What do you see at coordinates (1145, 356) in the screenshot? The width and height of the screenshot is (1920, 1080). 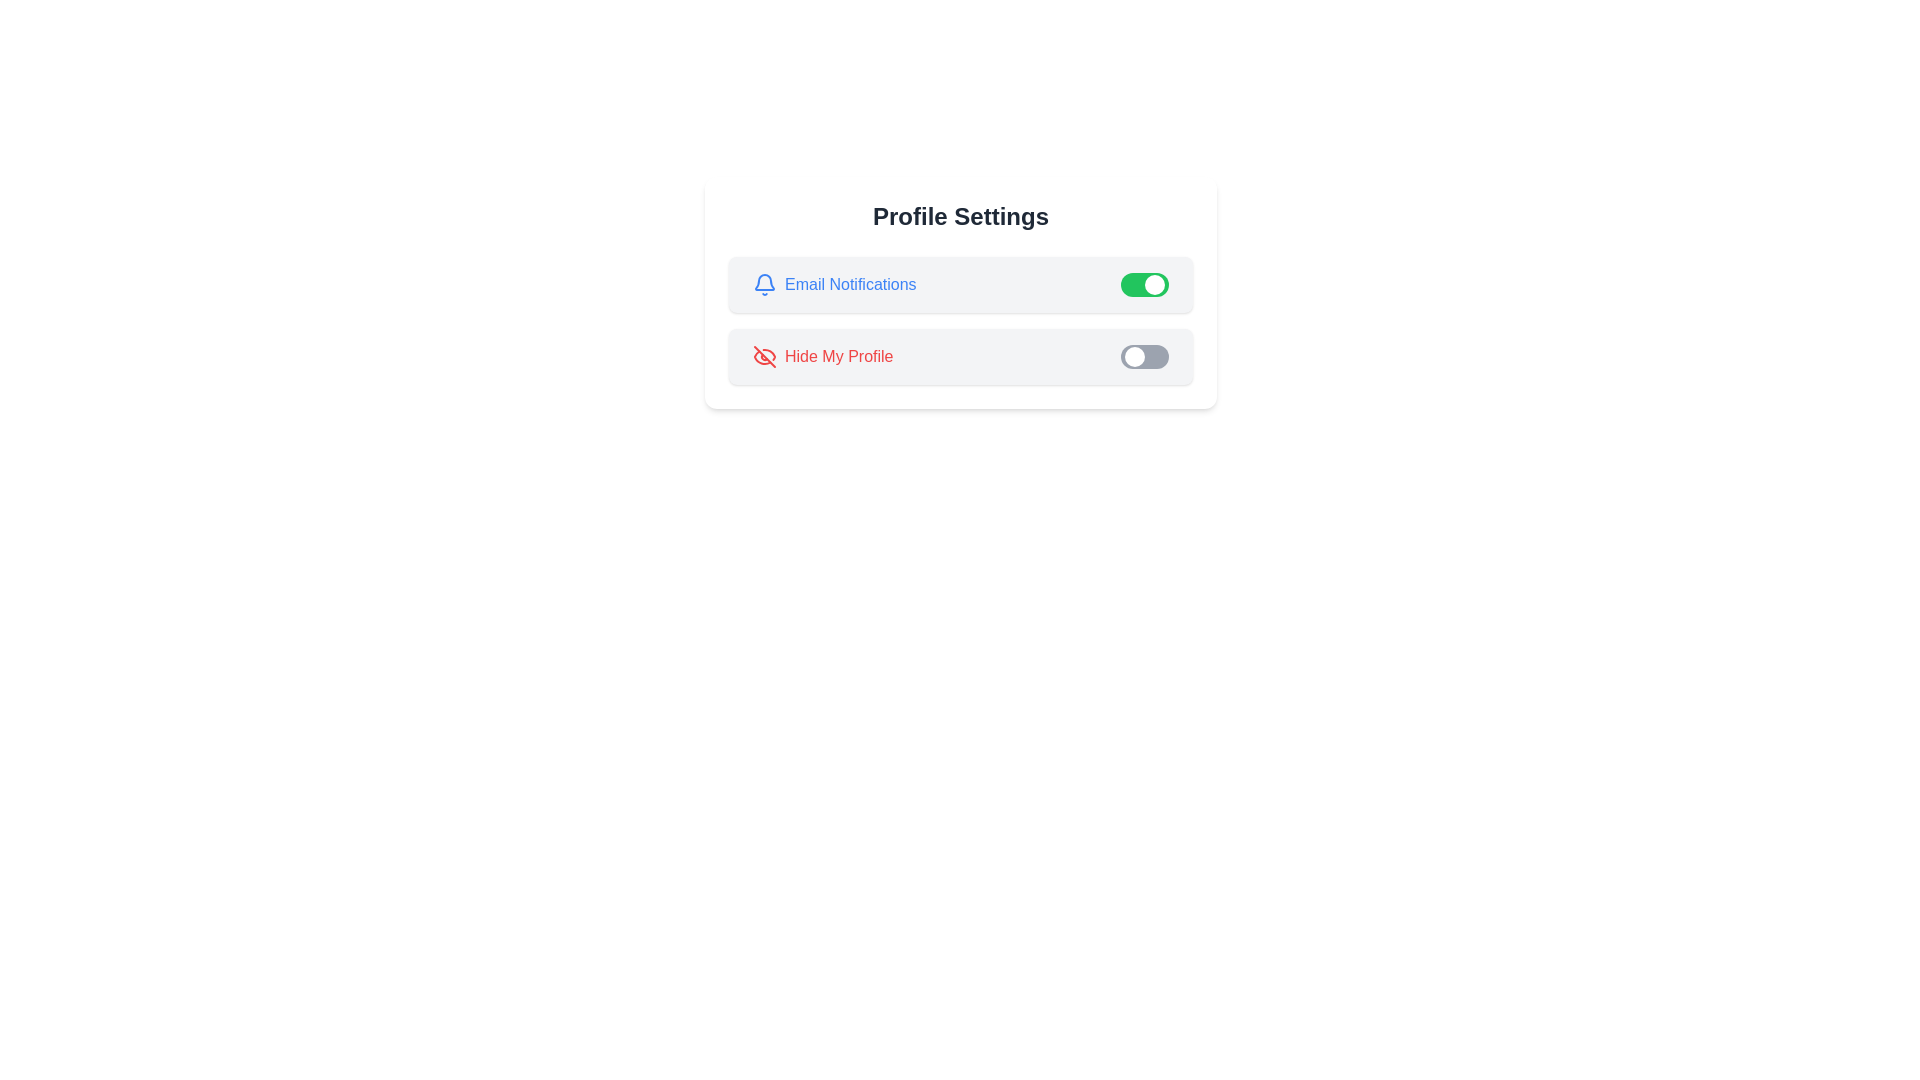 I see `the toggle switch in the 'Hide My Profile' section of the 'Profile Settings' panel` at bounding box center [1145, 356].